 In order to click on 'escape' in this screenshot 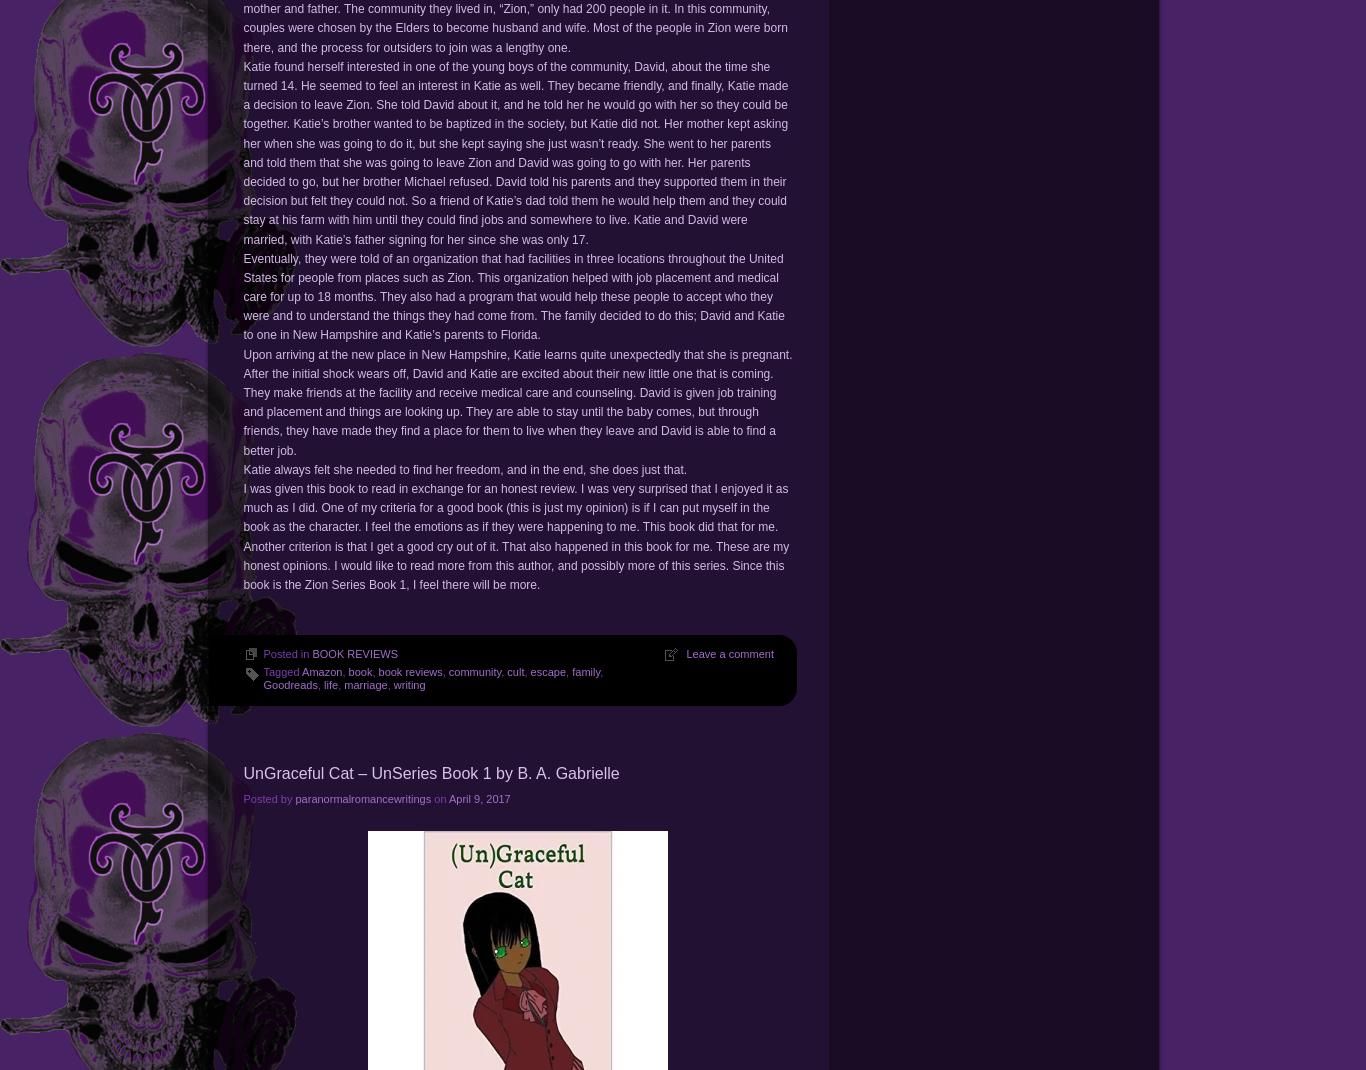, I will do `click(548, 671)`.